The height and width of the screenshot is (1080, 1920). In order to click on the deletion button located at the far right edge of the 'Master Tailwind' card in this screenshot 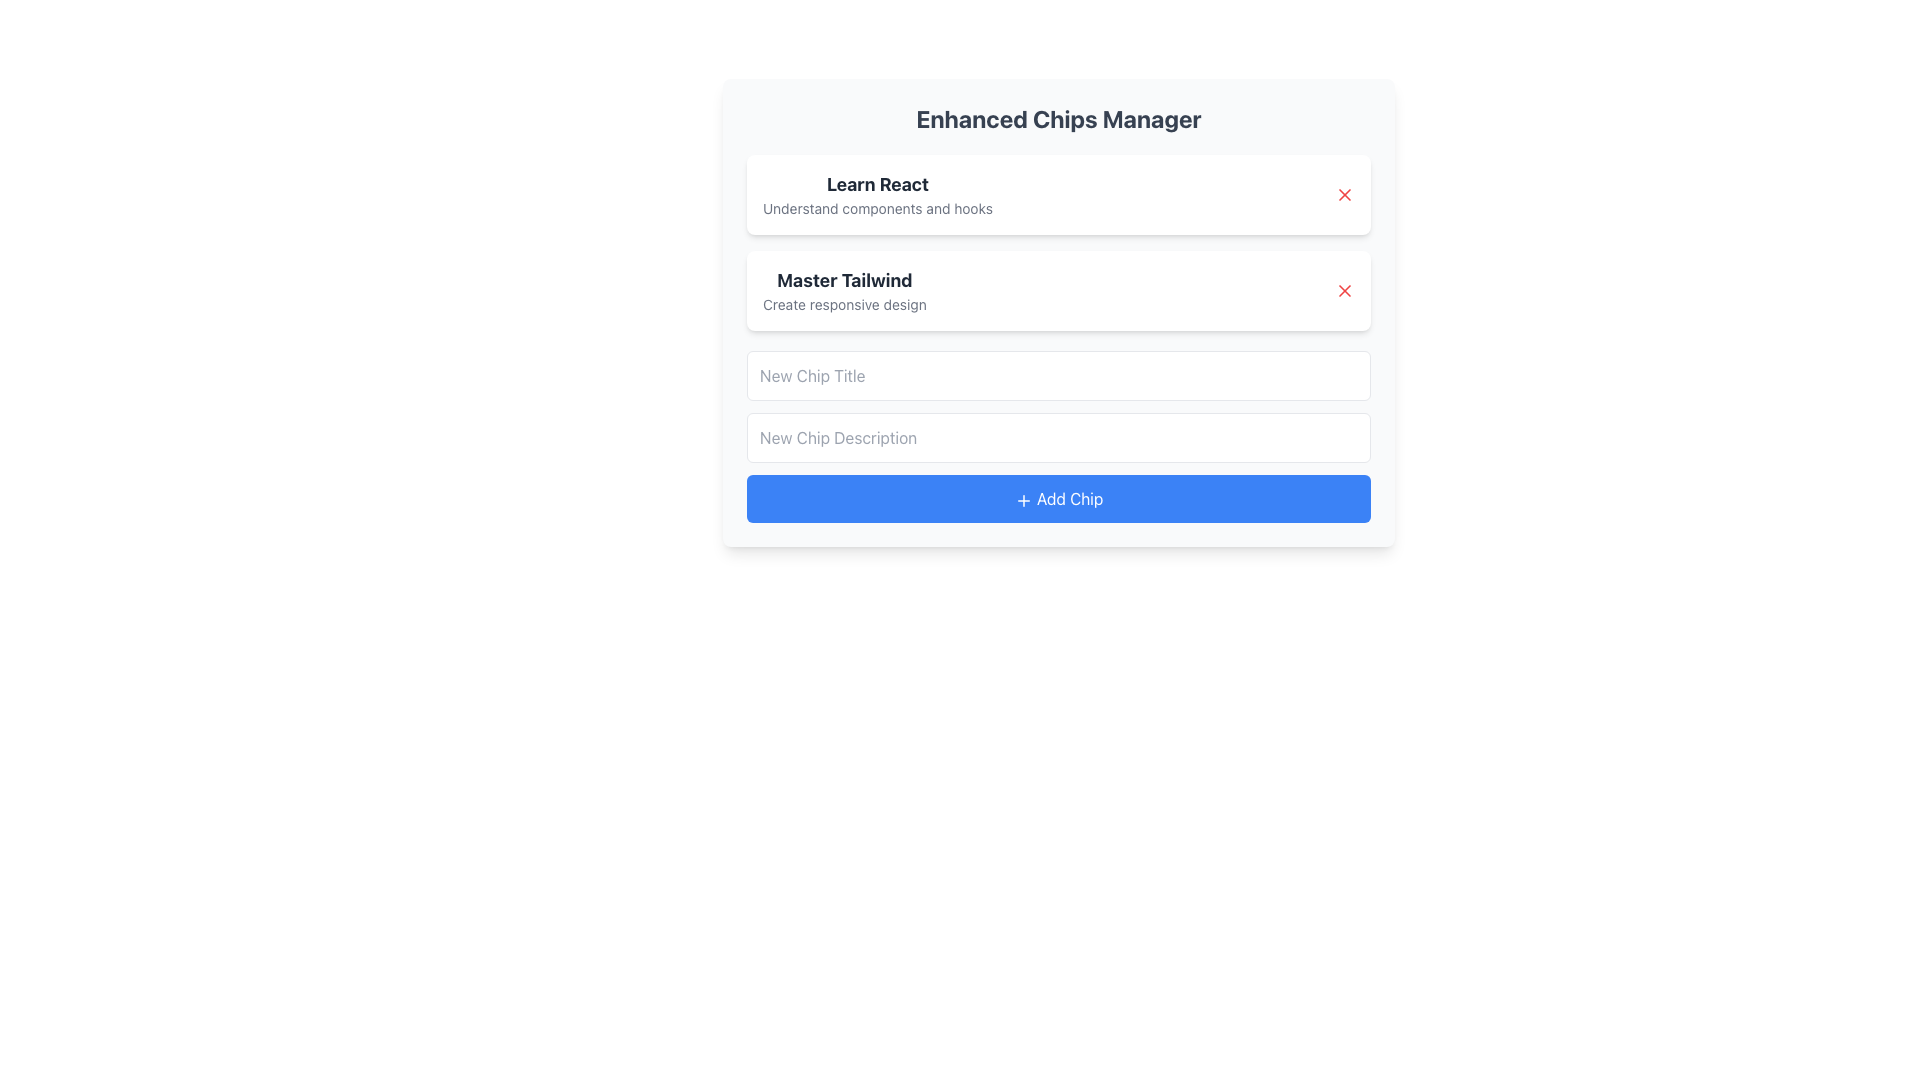, I will do `click(1344, 290)`.